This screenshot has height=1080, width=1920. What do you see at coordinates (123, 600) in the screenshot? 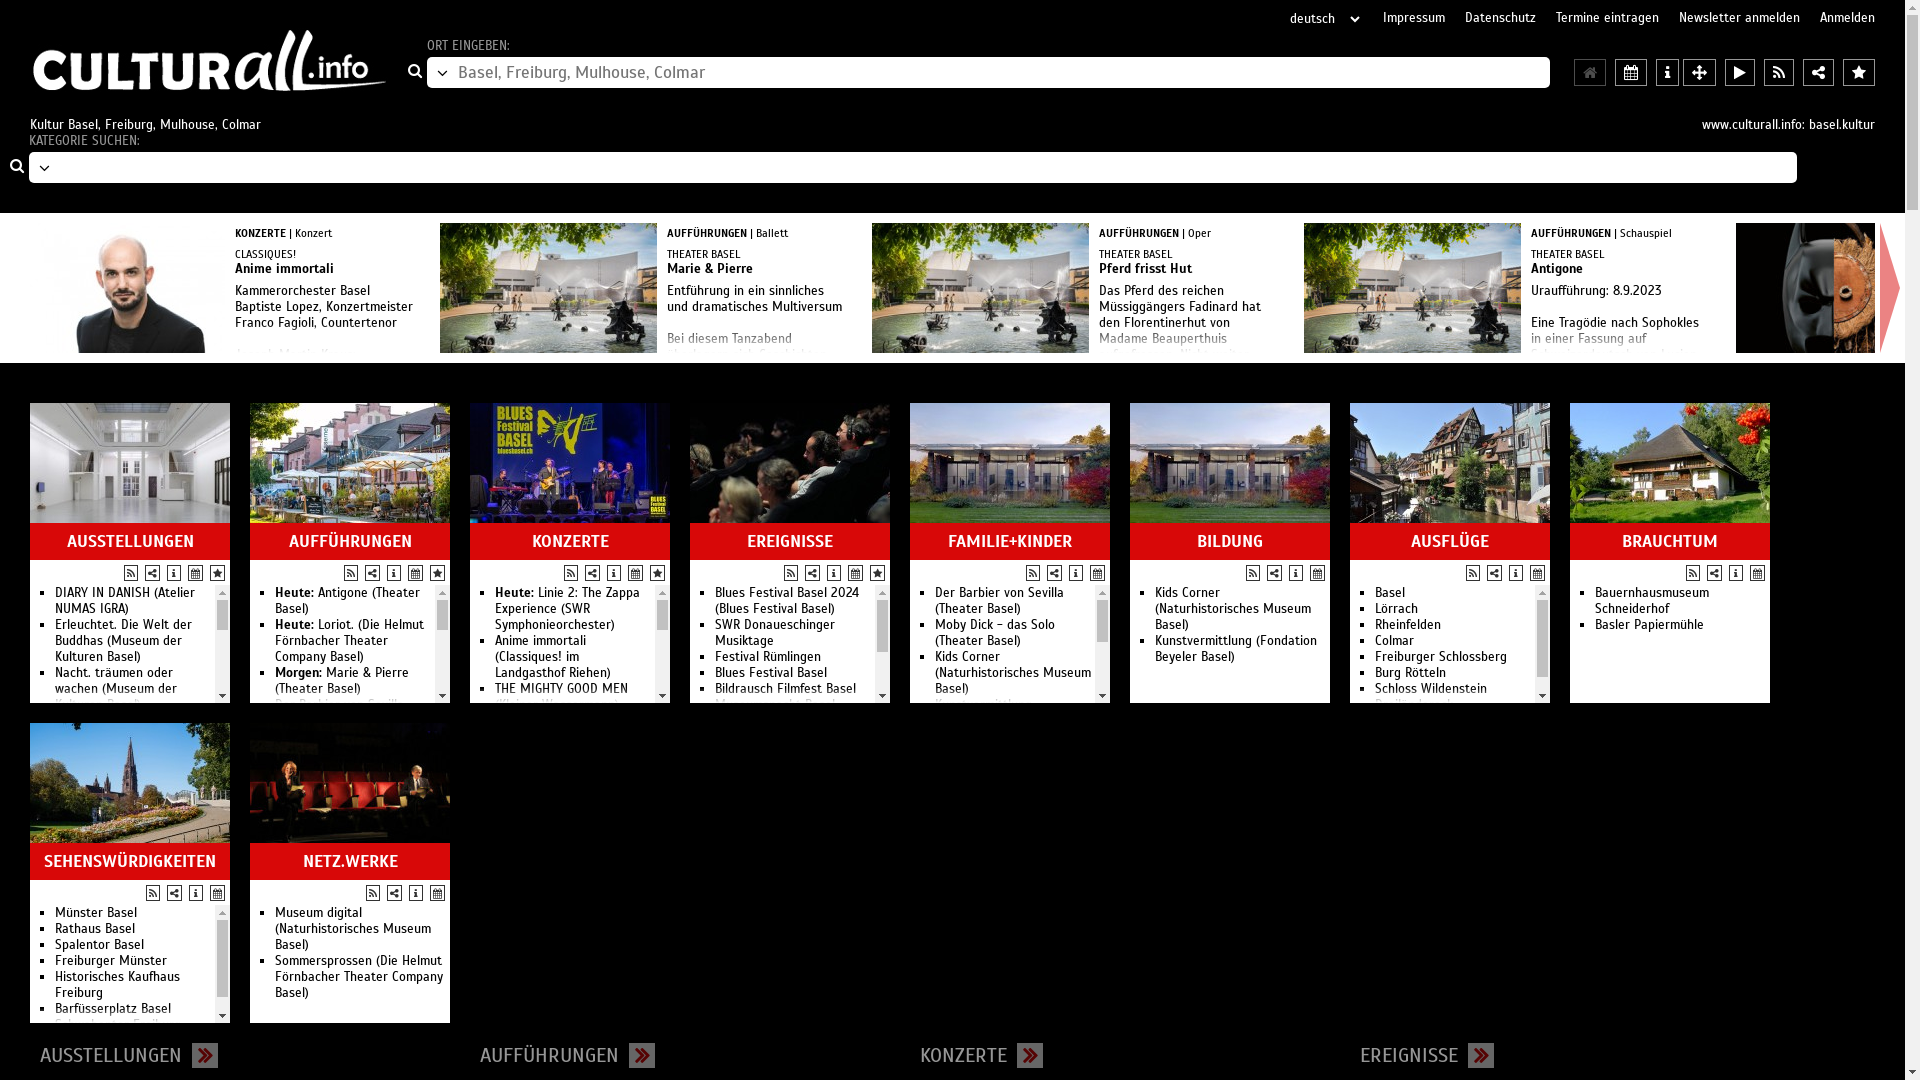
I see `'DIARY IN DANISH (Atelier NUMAS IGRA)'` at bounding box center [123, 600].